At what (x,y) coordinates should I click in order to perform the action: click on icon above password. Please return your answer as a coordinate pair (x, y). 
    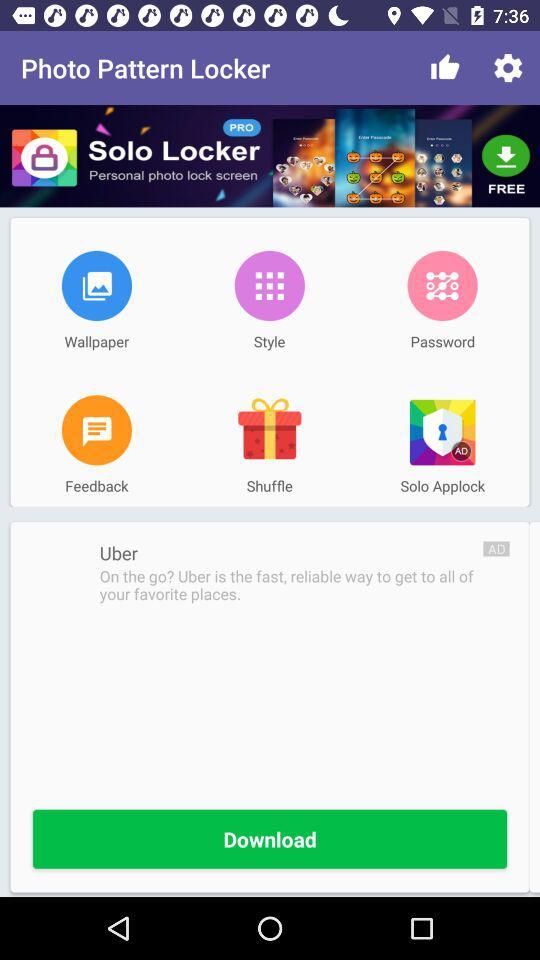
    Looking at the image, I should click on (442, 284).